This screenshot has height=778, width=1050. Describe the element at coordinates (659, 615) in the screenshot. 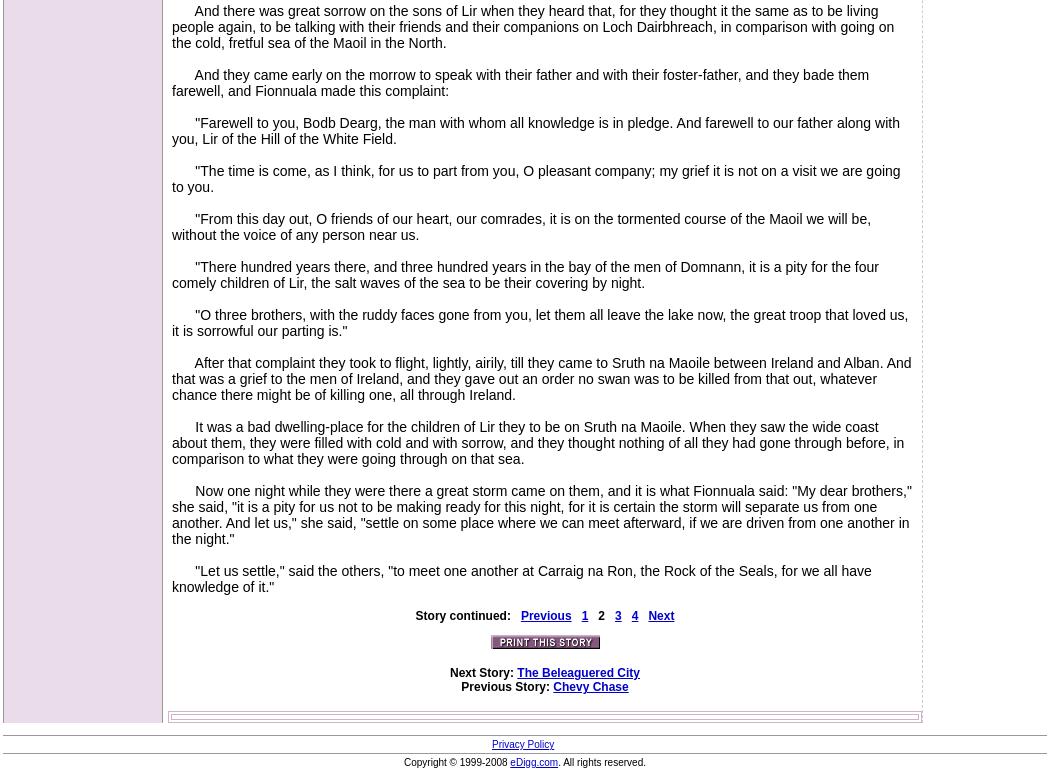

I see `'Next'` at that location.